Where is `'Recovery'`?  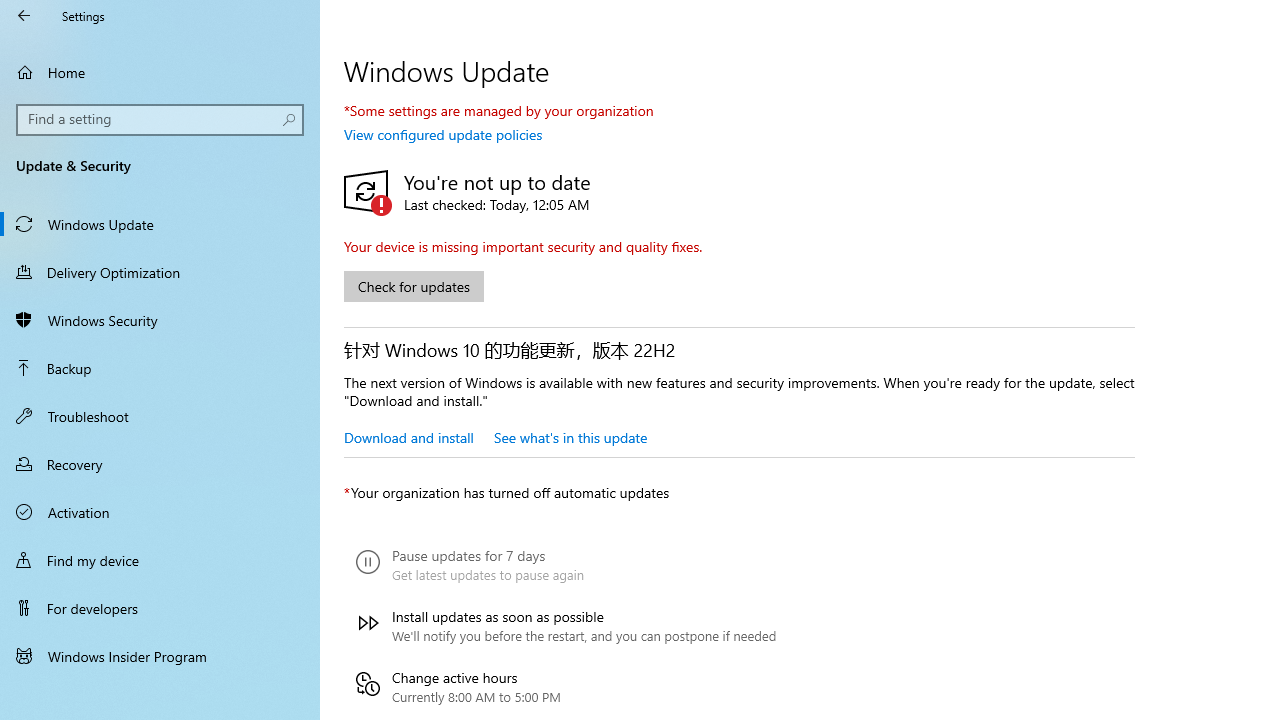 'Recovery' is located at coordinates (160, 464).